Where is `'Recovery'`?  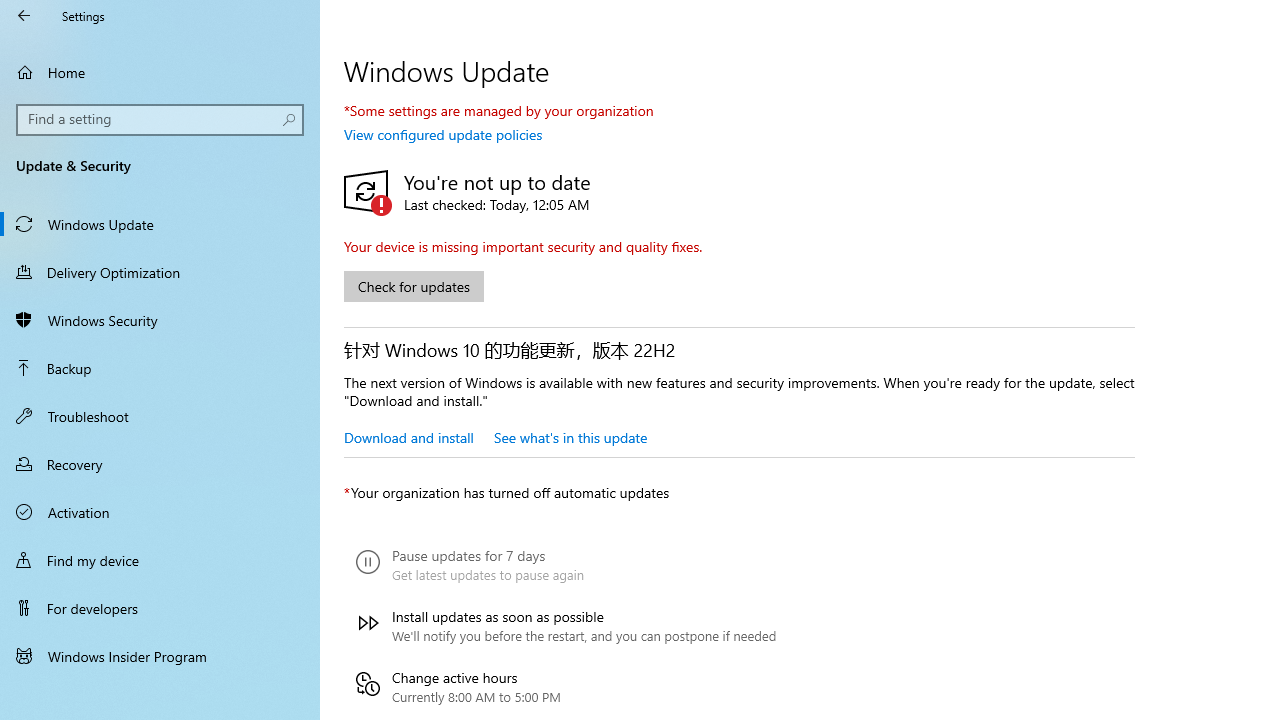 'Recovery' is located at coordinates (160, 464).